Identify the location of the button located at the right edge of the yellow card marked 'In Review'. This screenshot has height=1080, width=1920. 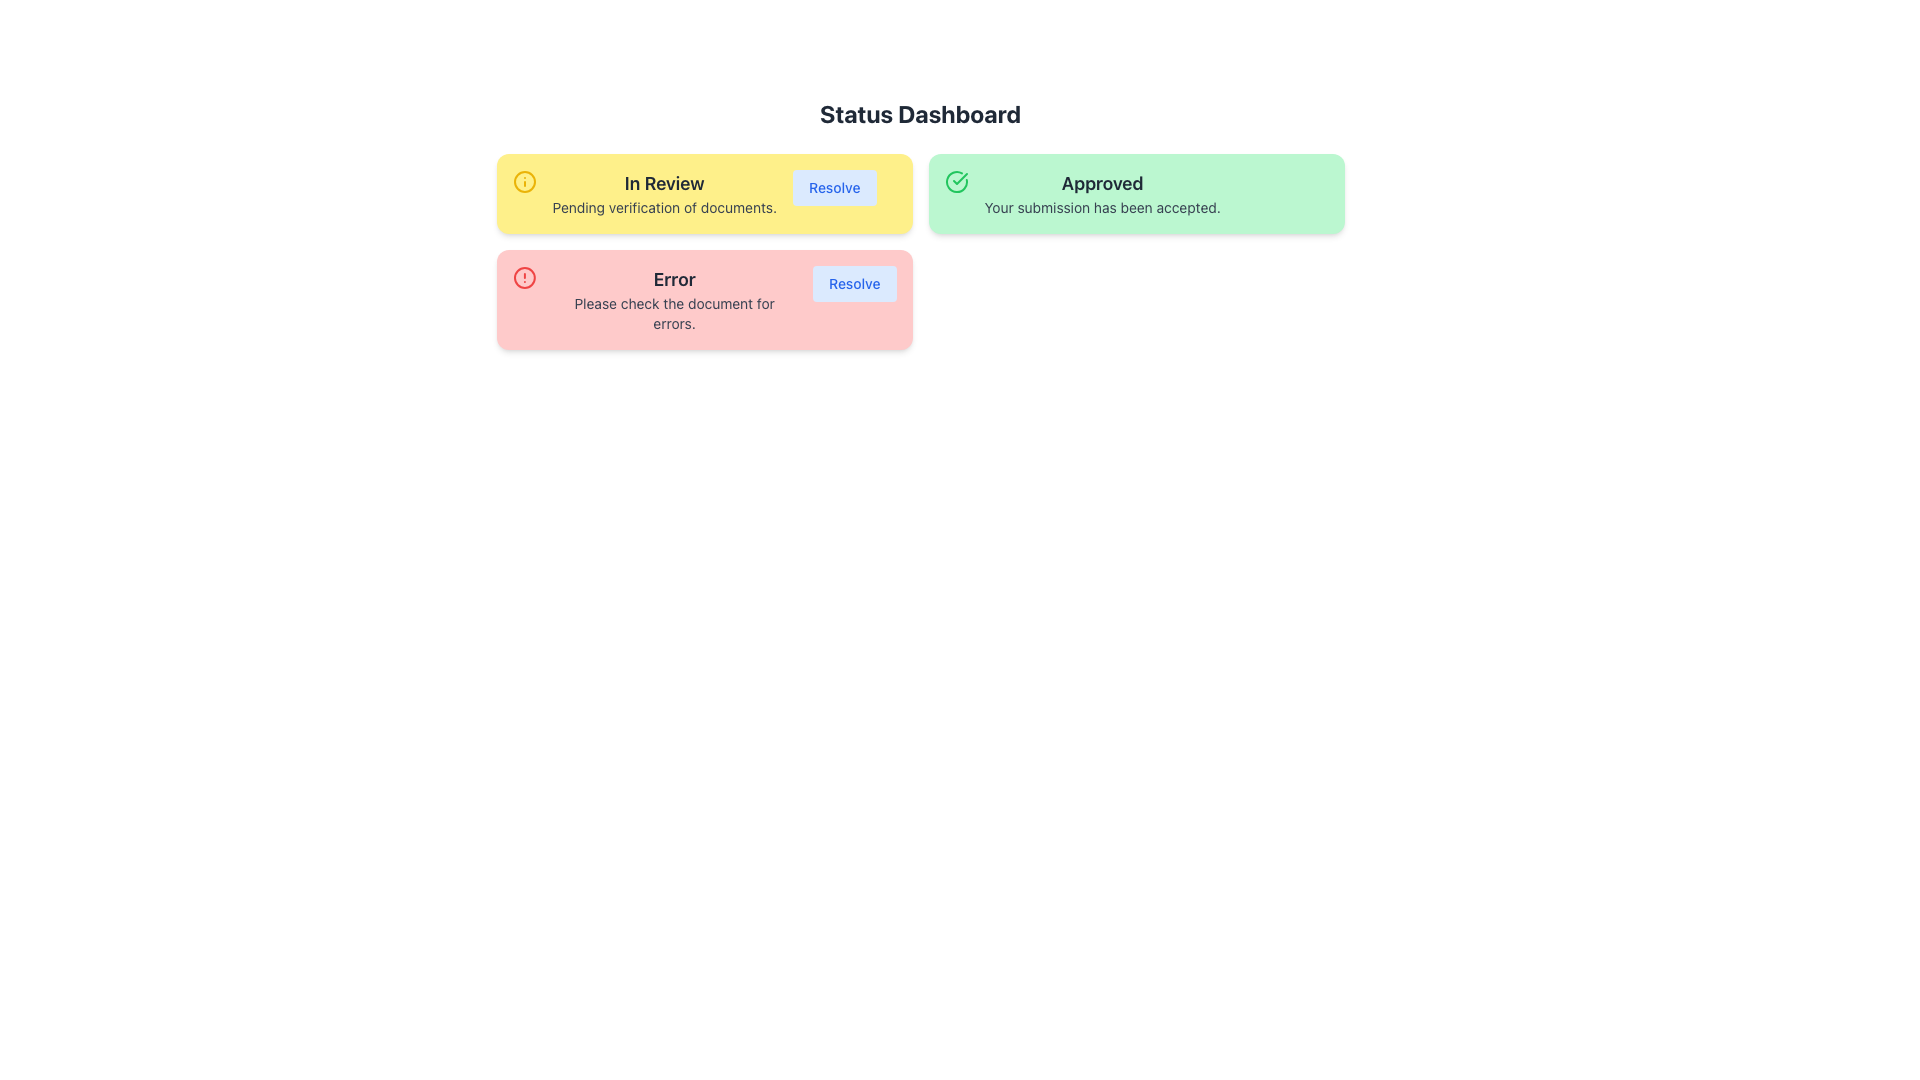
(834, 188).